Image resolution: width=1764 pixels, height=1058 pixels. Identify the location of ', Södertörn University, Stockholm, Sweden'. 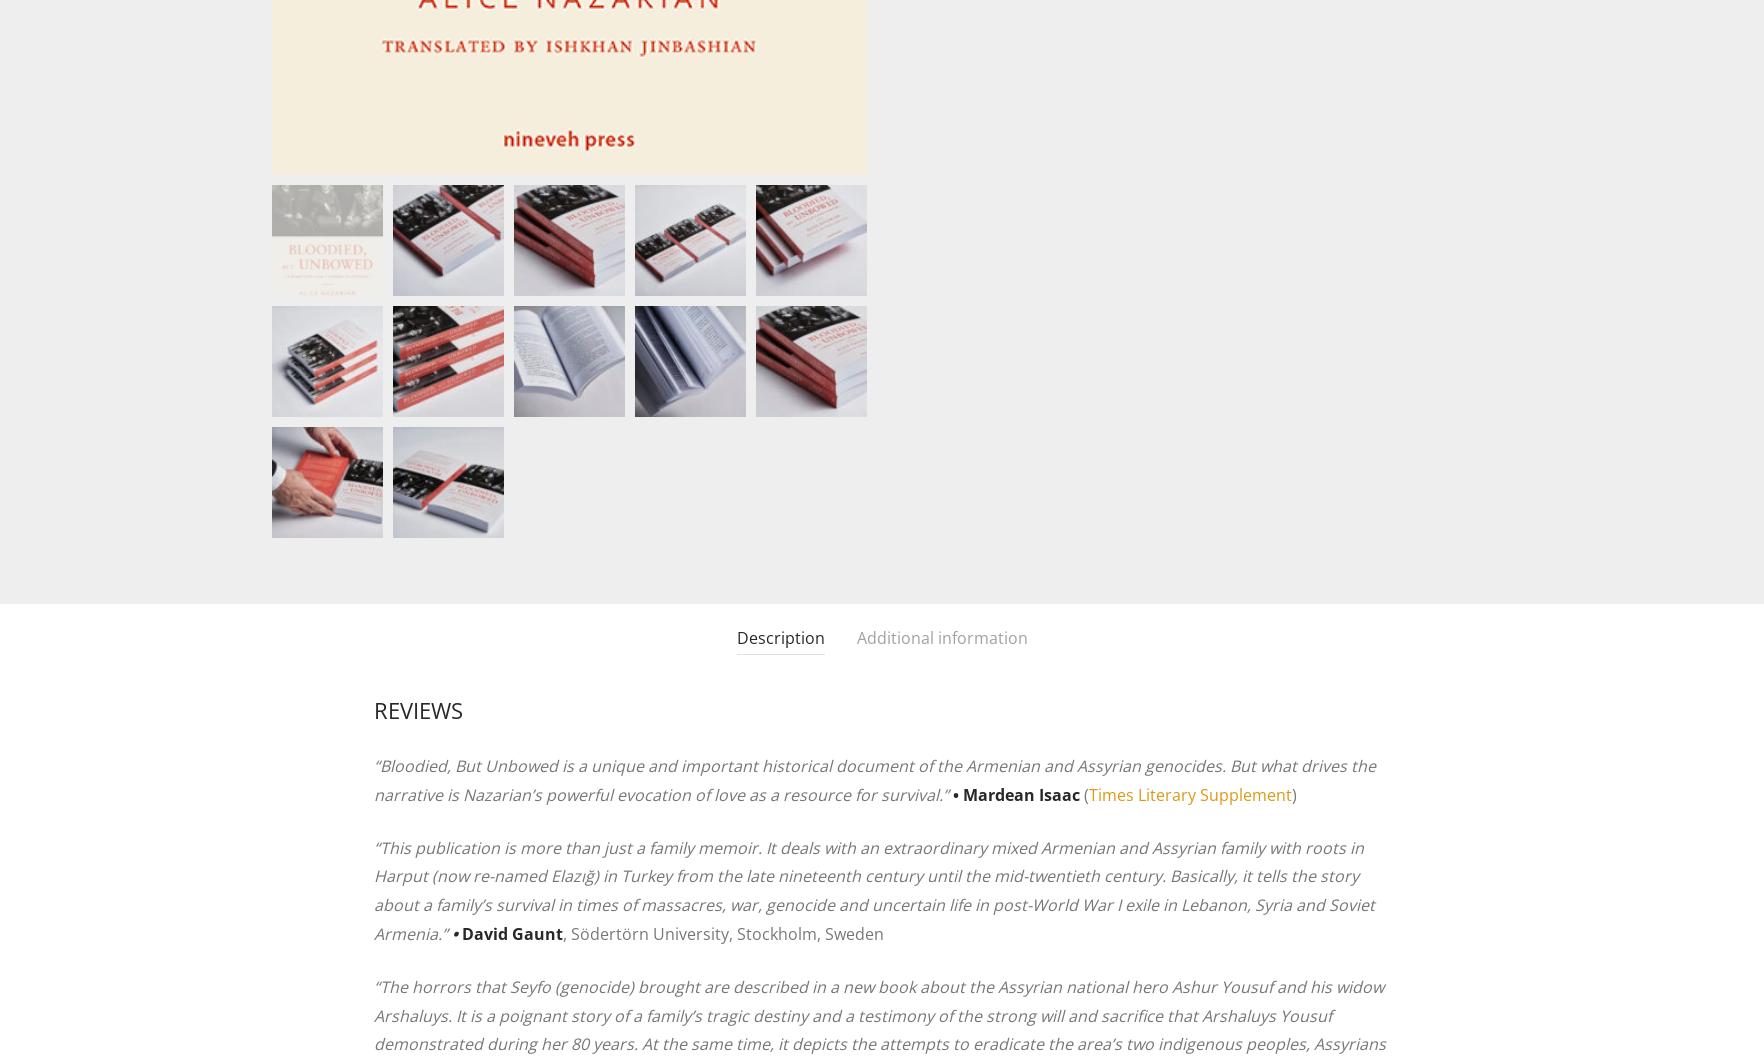
(723, 934).